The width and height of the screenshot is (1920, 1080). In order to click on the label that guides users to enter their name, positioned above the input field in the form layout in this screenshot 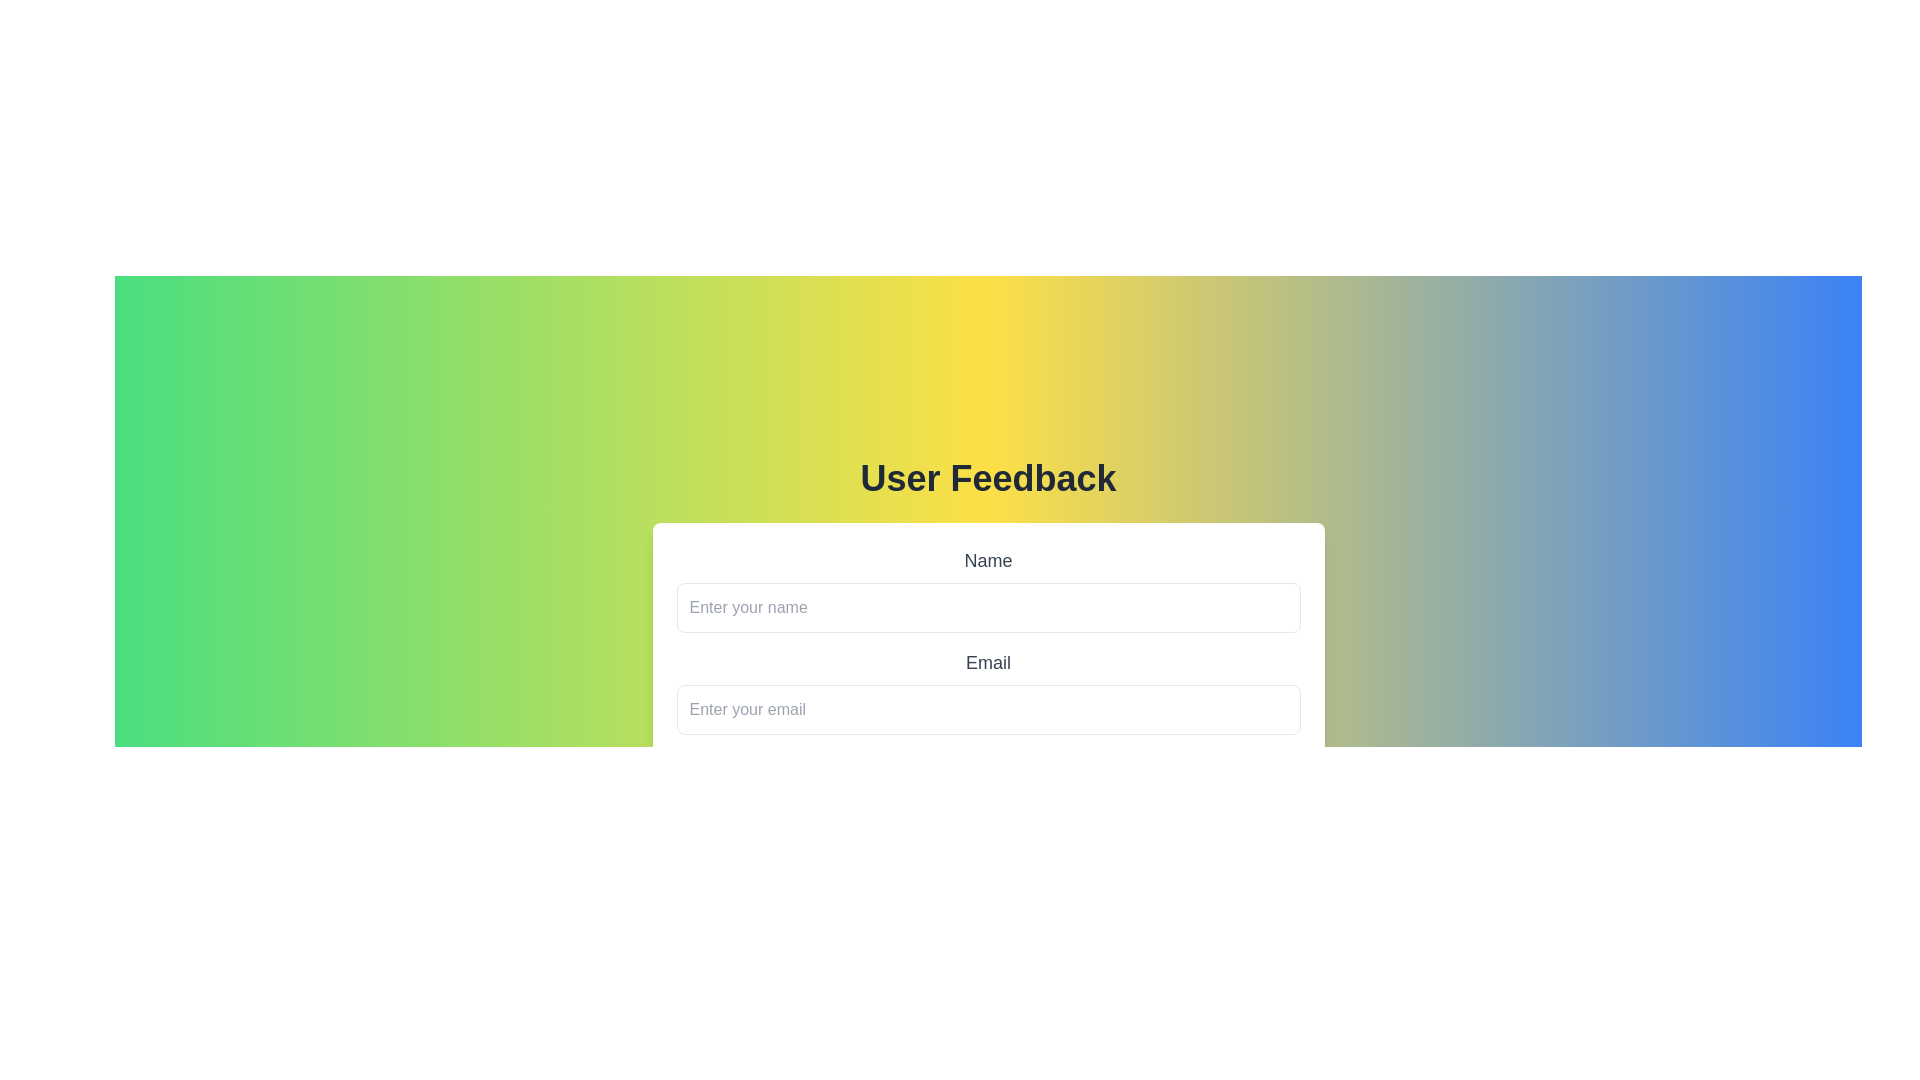, I will do `click(988, 560)`.